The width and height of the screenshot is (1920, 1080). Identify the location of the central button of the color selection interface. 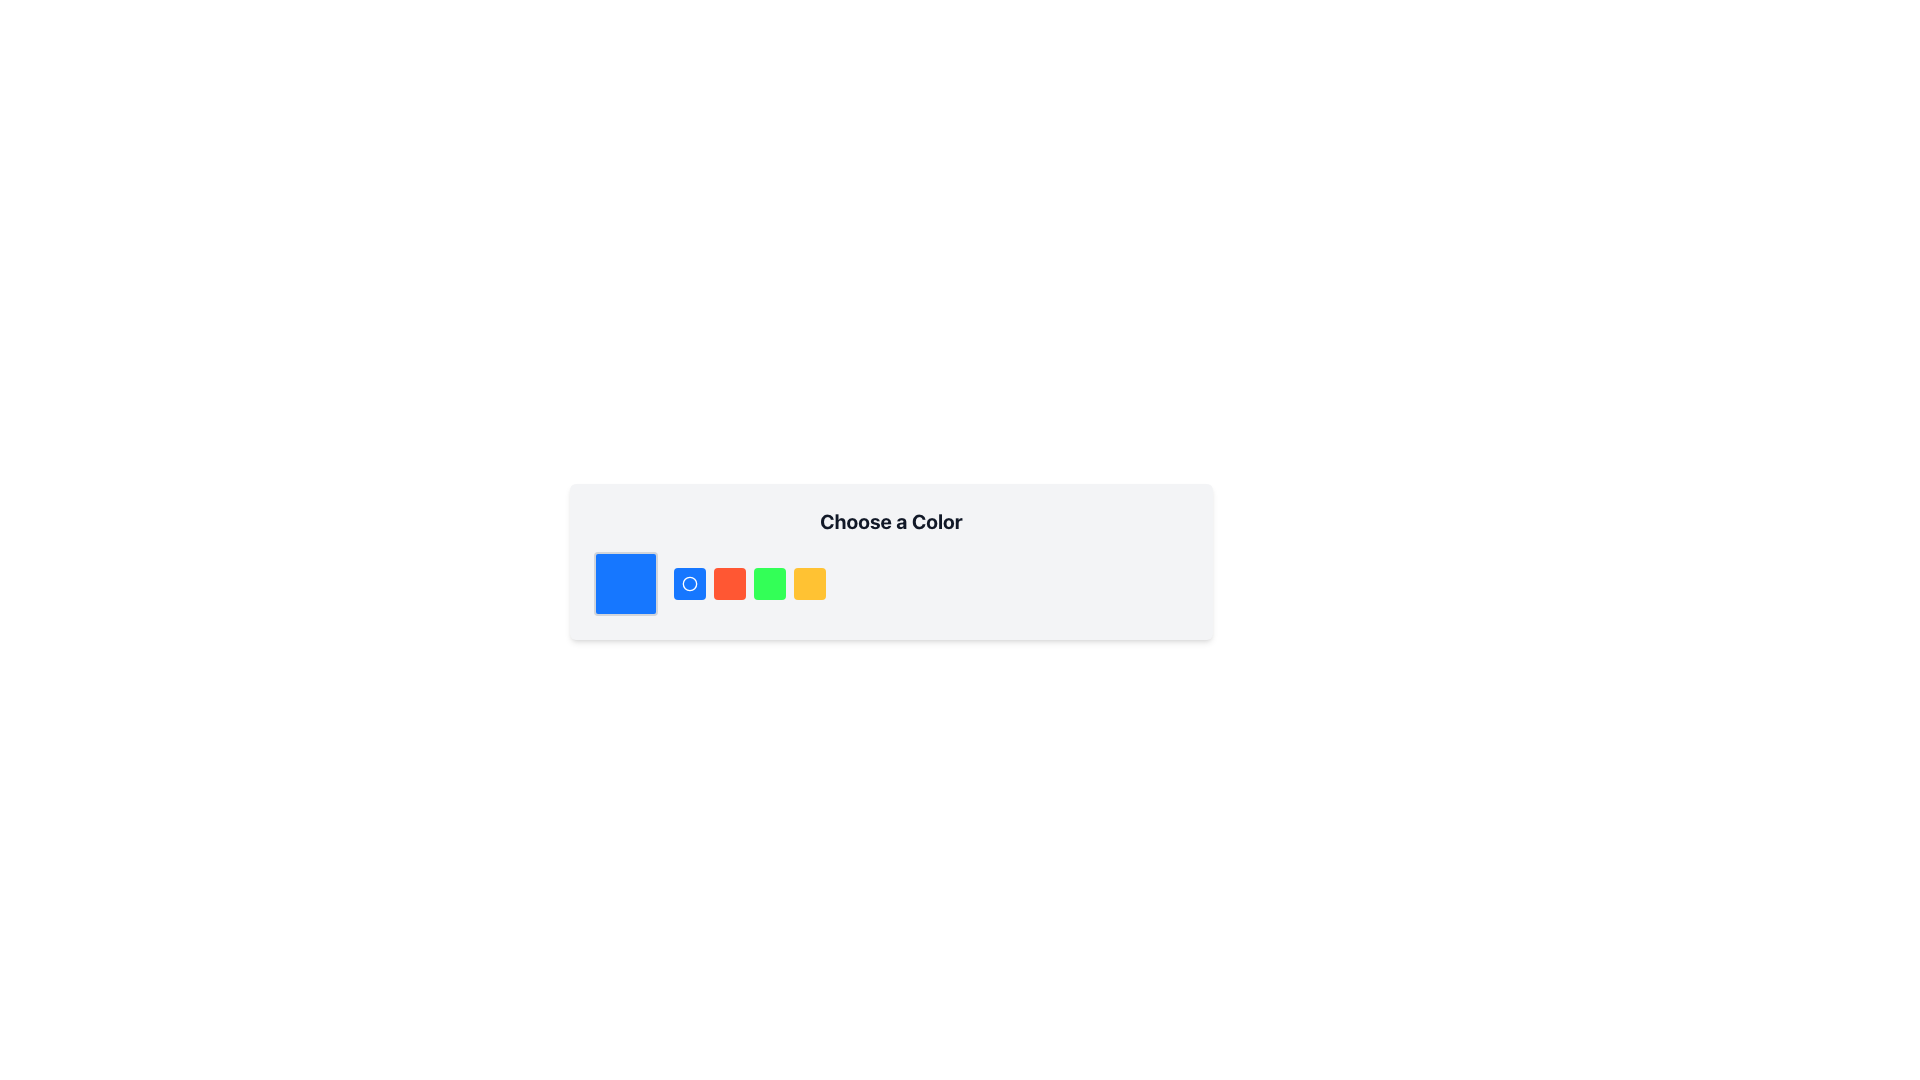
(748, 583).